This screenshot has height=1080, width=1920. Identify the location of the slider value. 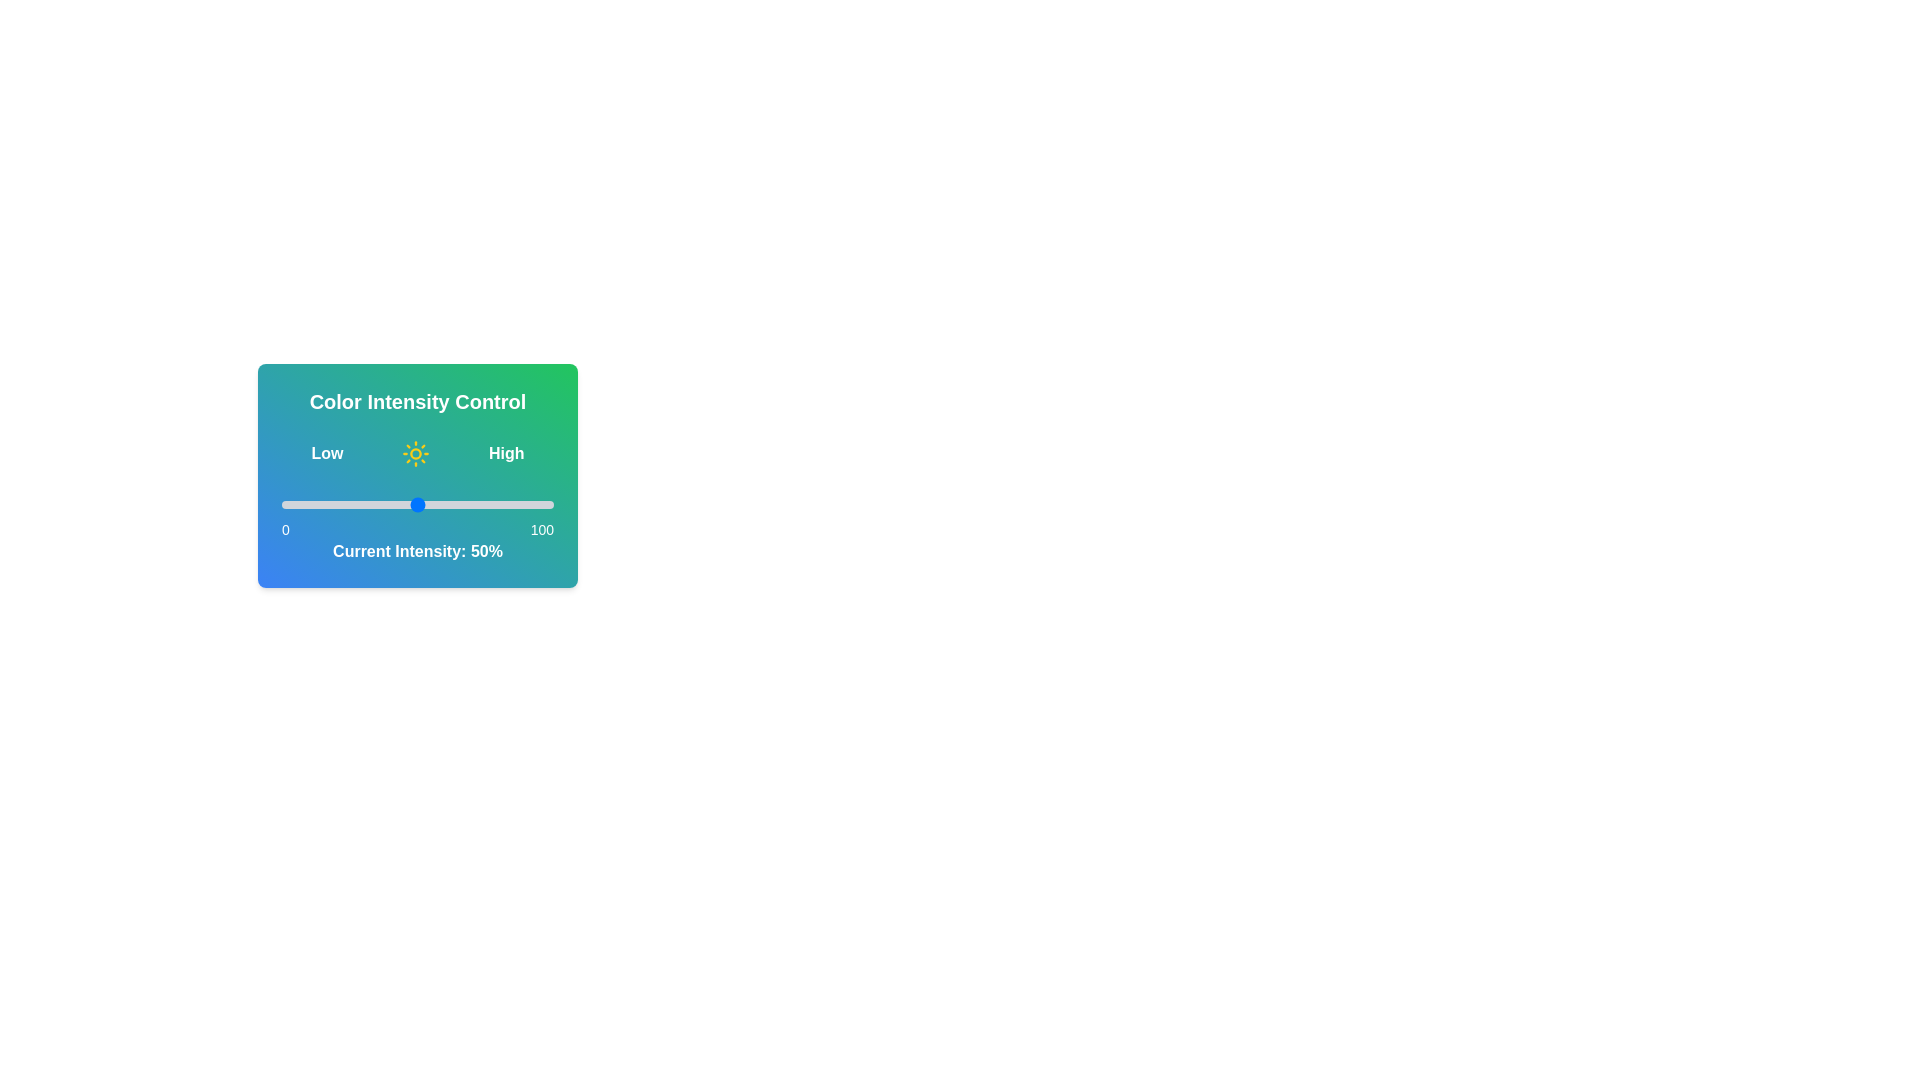
(283, 504).